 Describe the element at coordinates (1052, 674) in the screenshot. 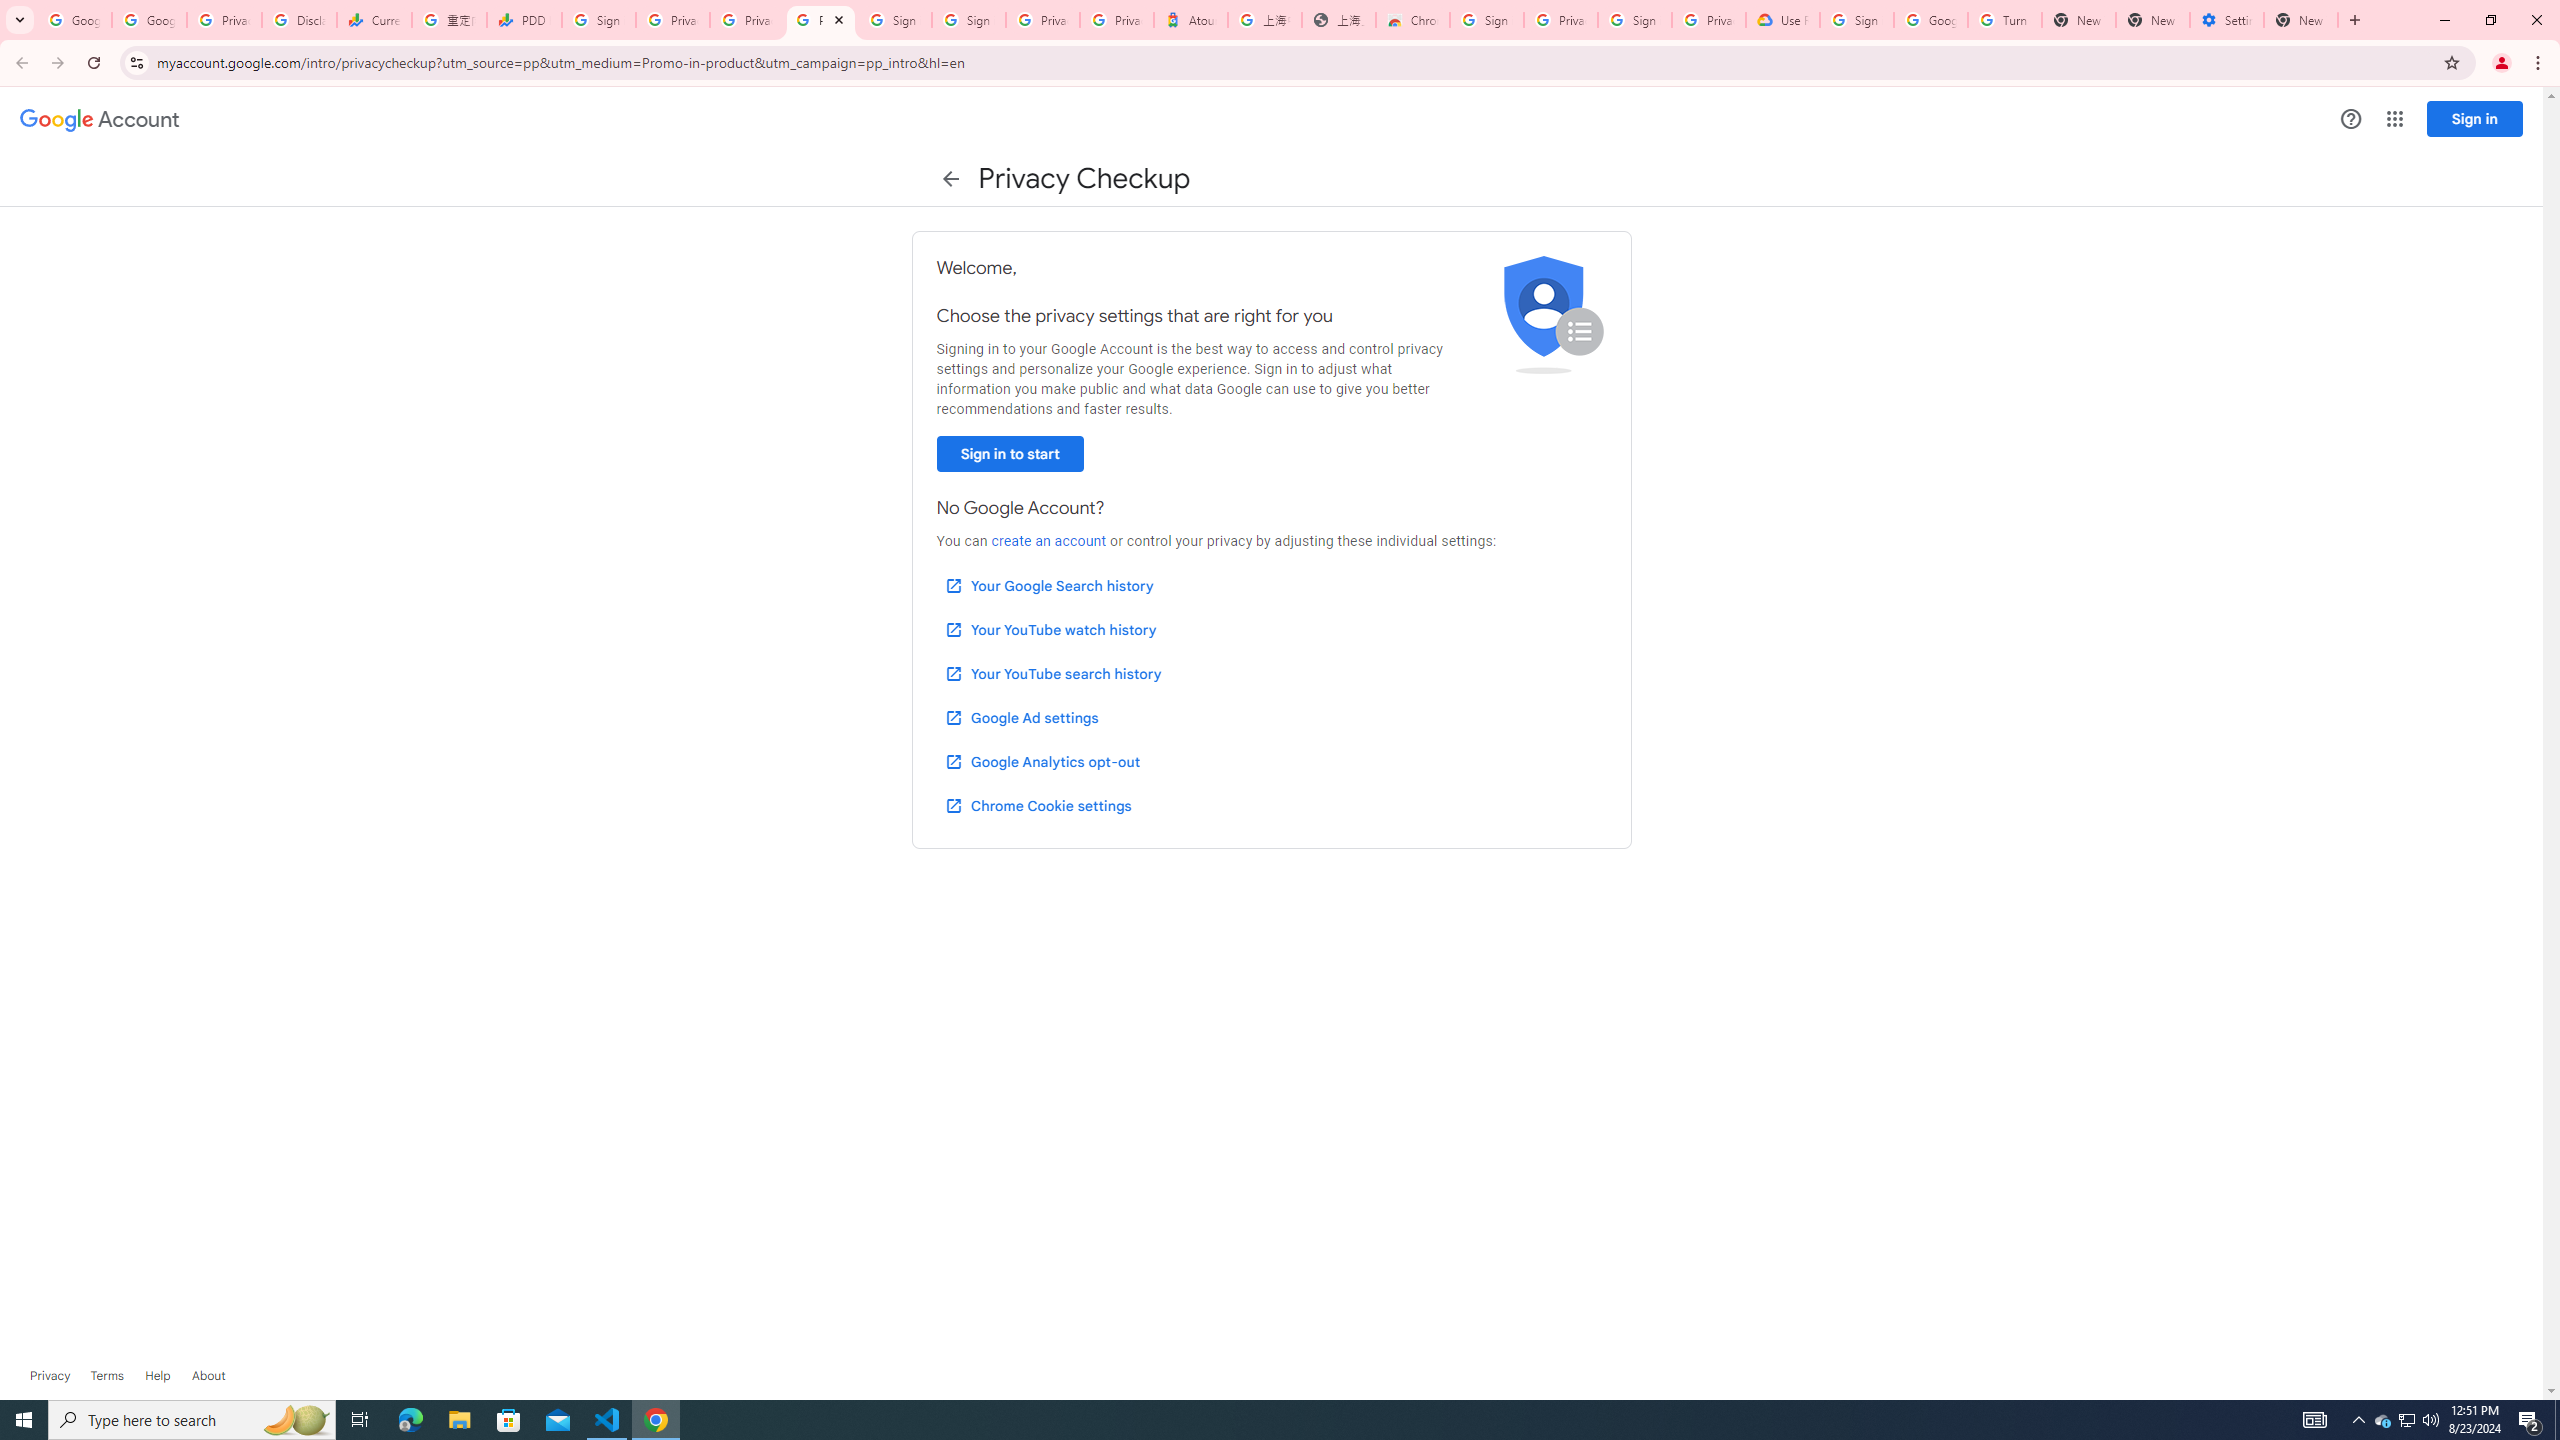

I see `'Your YouTube search history'` at that location.